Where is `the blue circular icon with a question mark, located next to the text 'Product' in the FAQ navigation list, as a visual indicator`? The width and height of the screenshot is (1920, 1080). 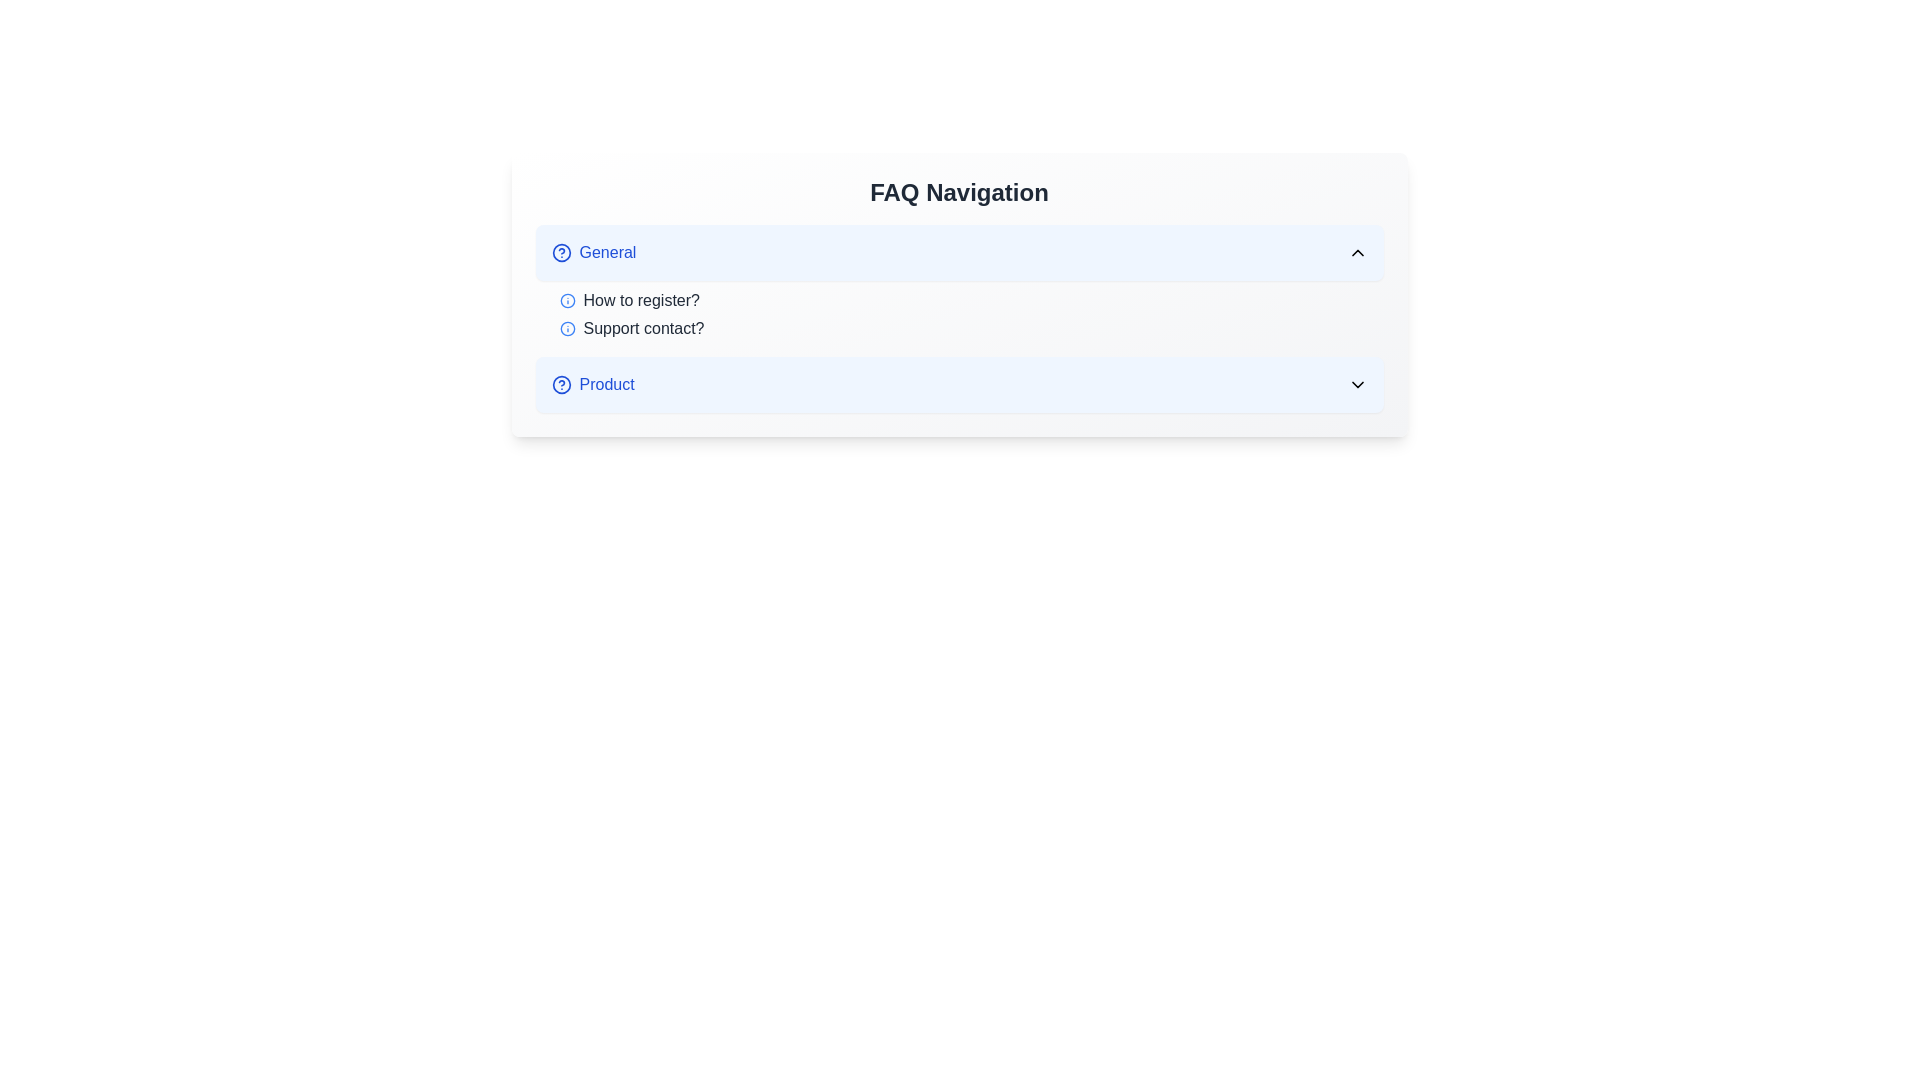
the blue circular icon with a question mark, located next to the text 'Product' in the FAQ navigation list, as a visual indicator is located at coordinates (560, 385).